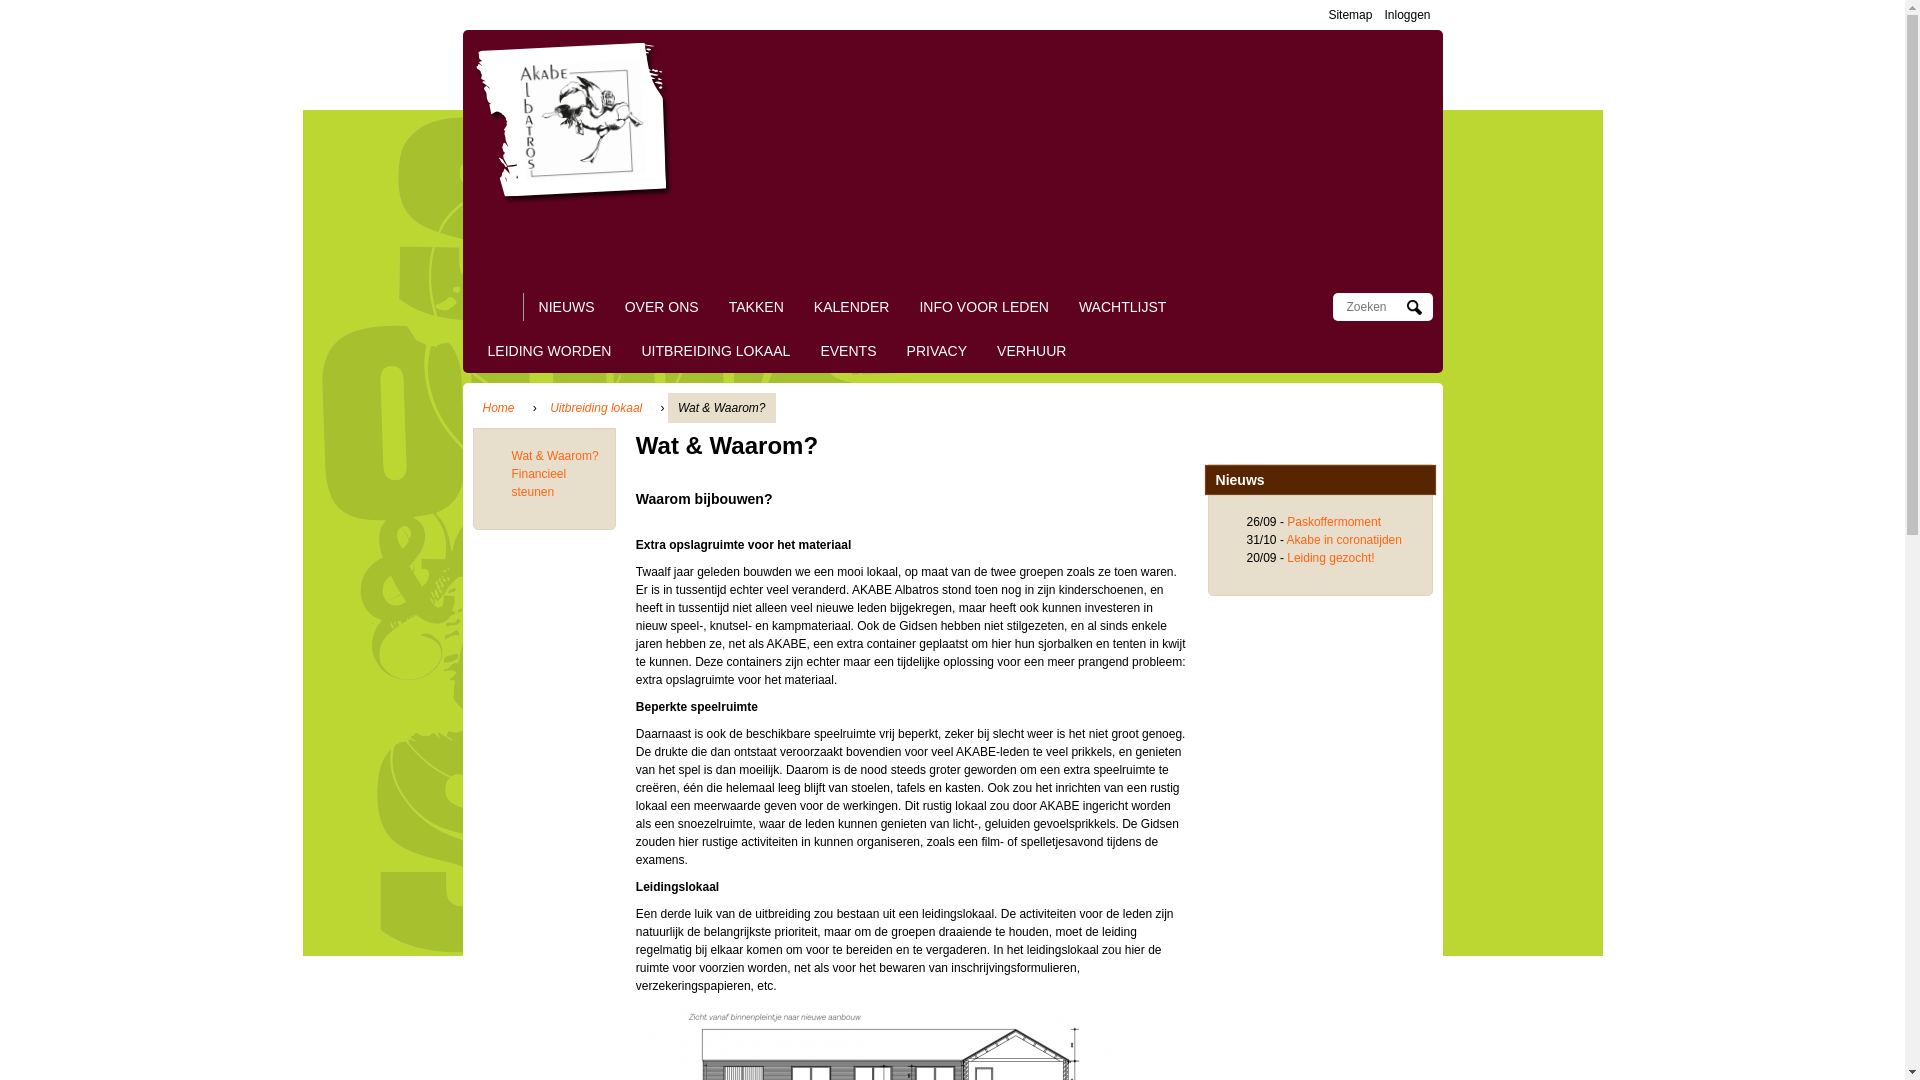 The height and width of the screenshot is (1080, 1920). Describe the element at coordinates (550, 350) in the screenshot. I see `'LEIDING WORDEN'` at that location.